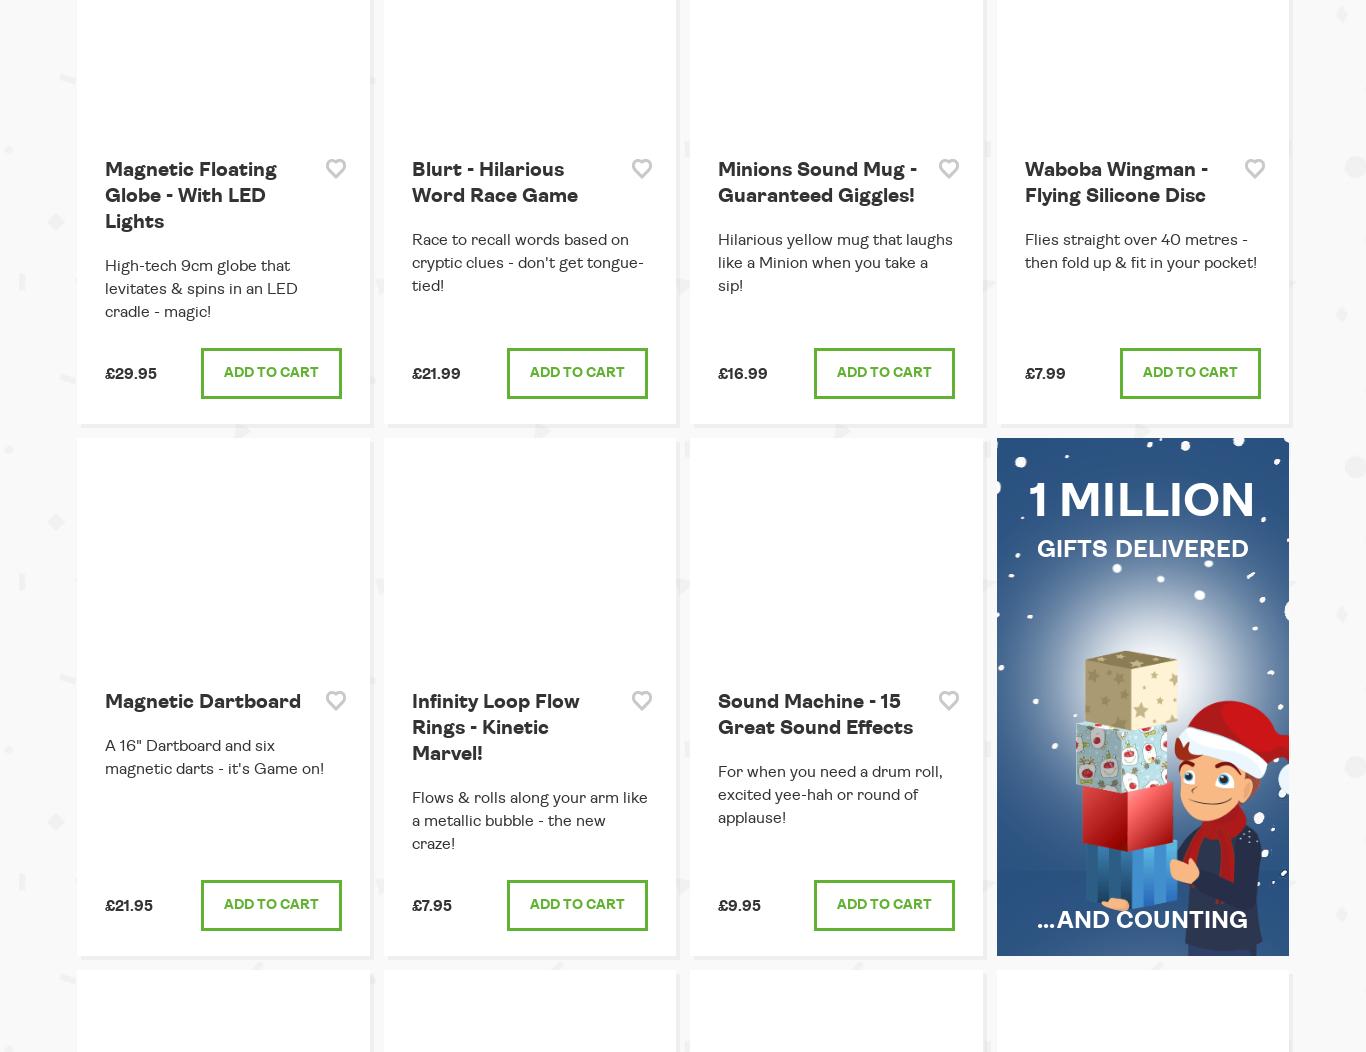 This screenshot has width=1366, height=1052. I want to click on '£7.99', so click(1043, 373).